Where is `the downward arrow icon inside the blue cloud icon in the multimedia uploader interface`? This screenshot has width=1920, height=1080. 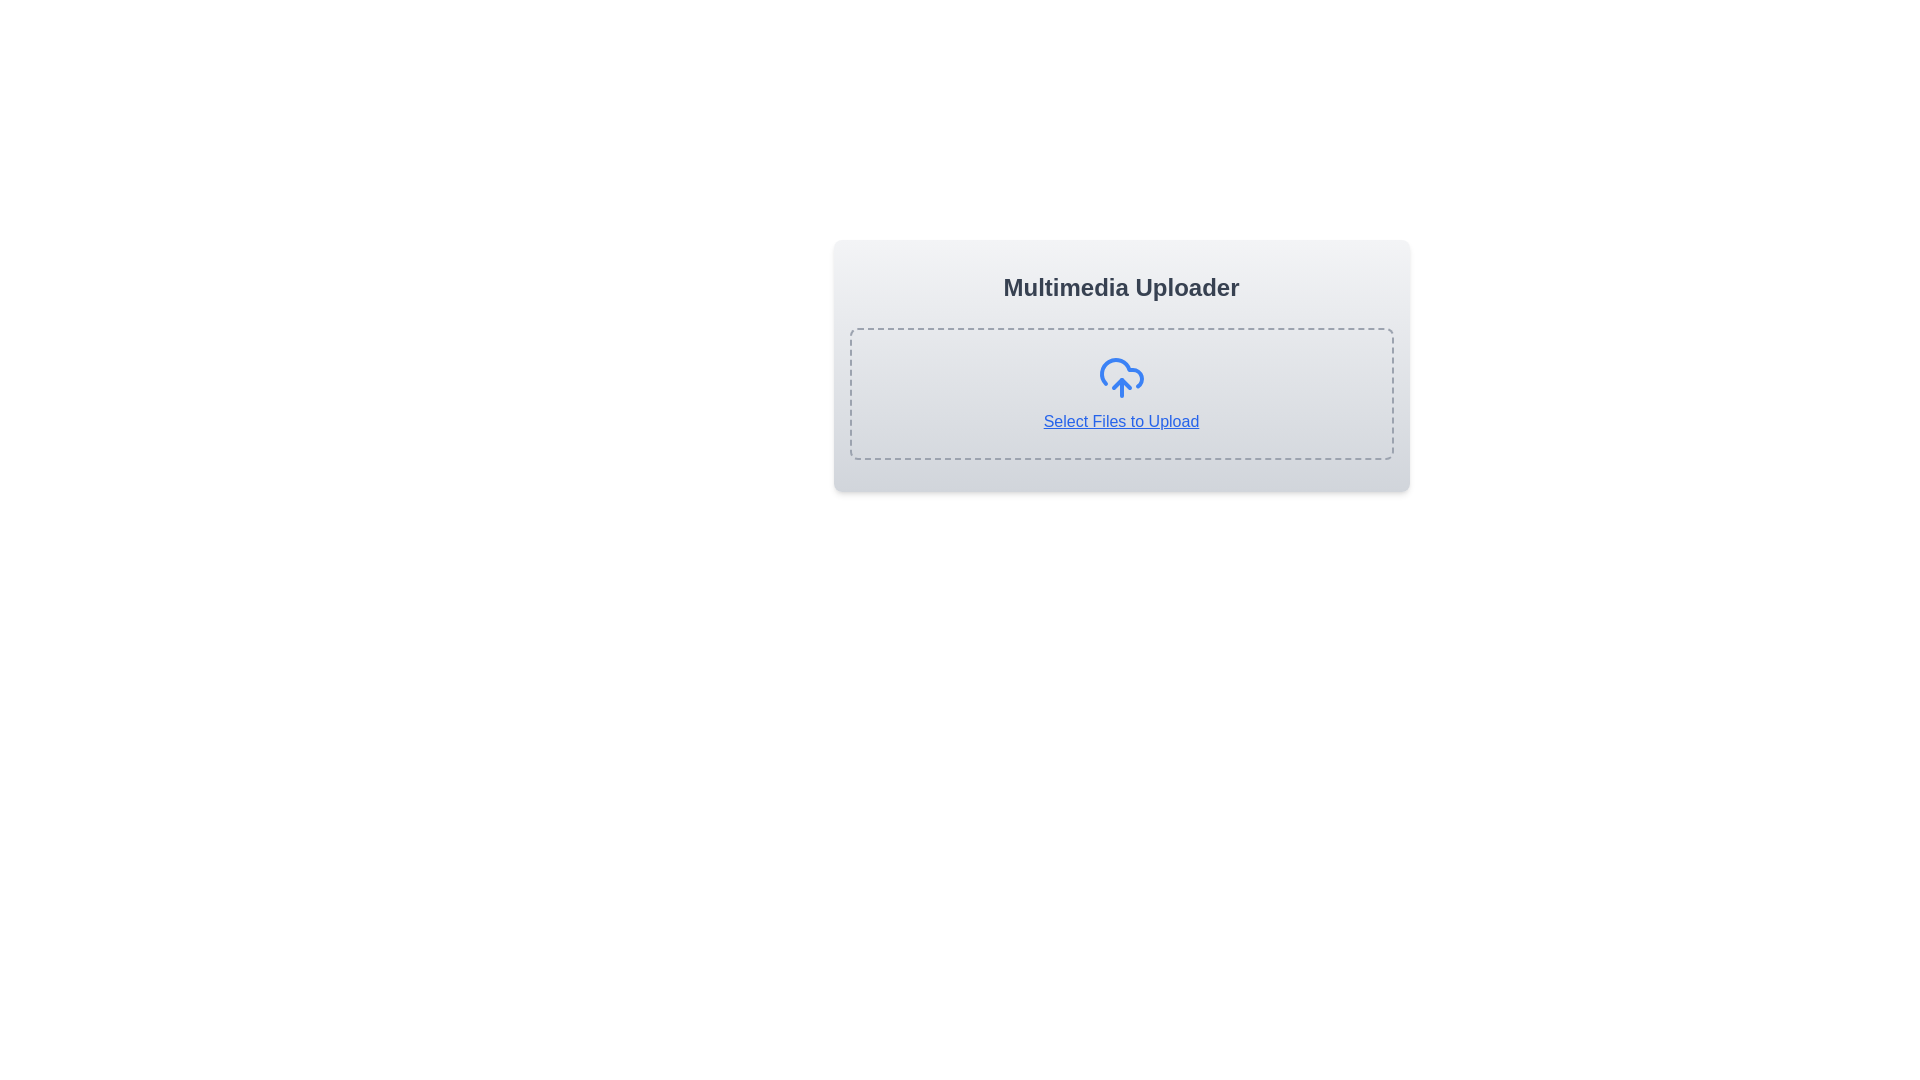 the downward arrow icon inside the blue cloud icon in the multimedia uploader interface is located at coordinates (1121, 384).